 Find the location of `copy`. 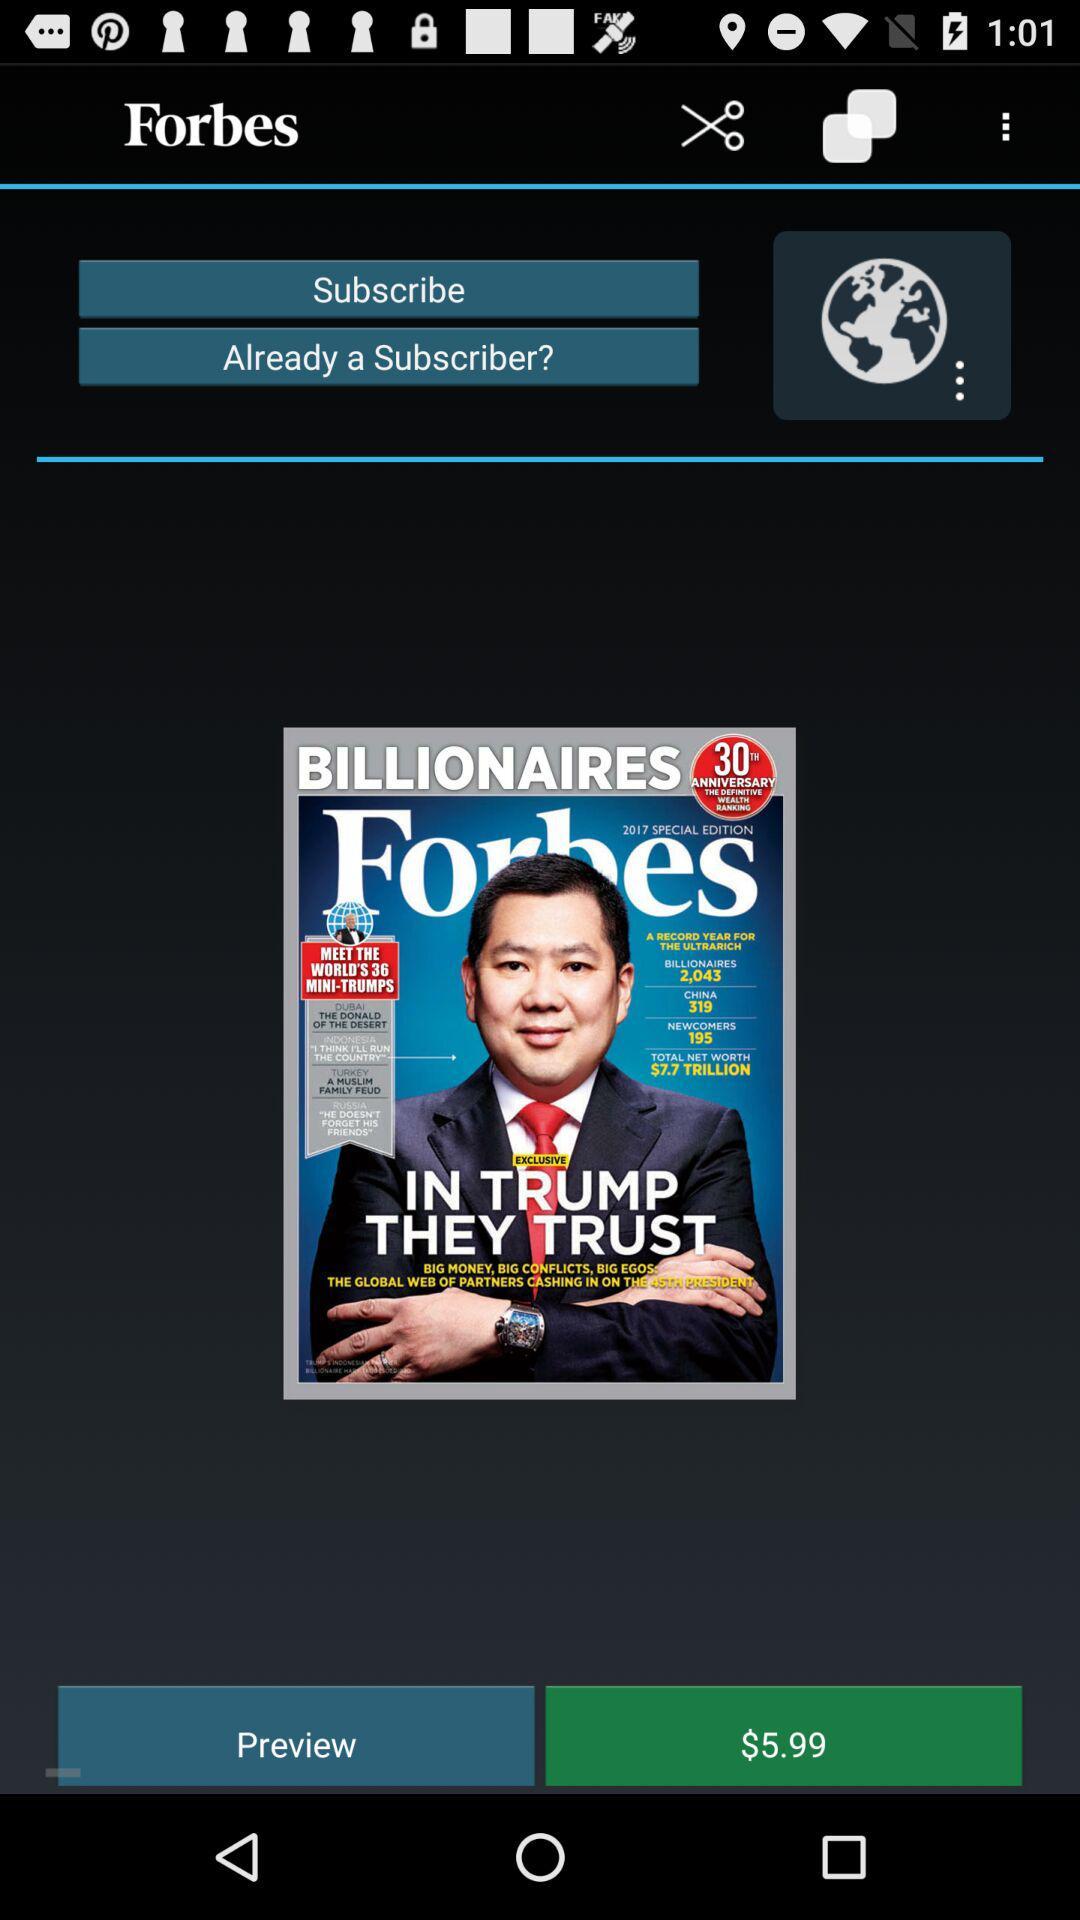

copy is located at coordinates (858, 124).